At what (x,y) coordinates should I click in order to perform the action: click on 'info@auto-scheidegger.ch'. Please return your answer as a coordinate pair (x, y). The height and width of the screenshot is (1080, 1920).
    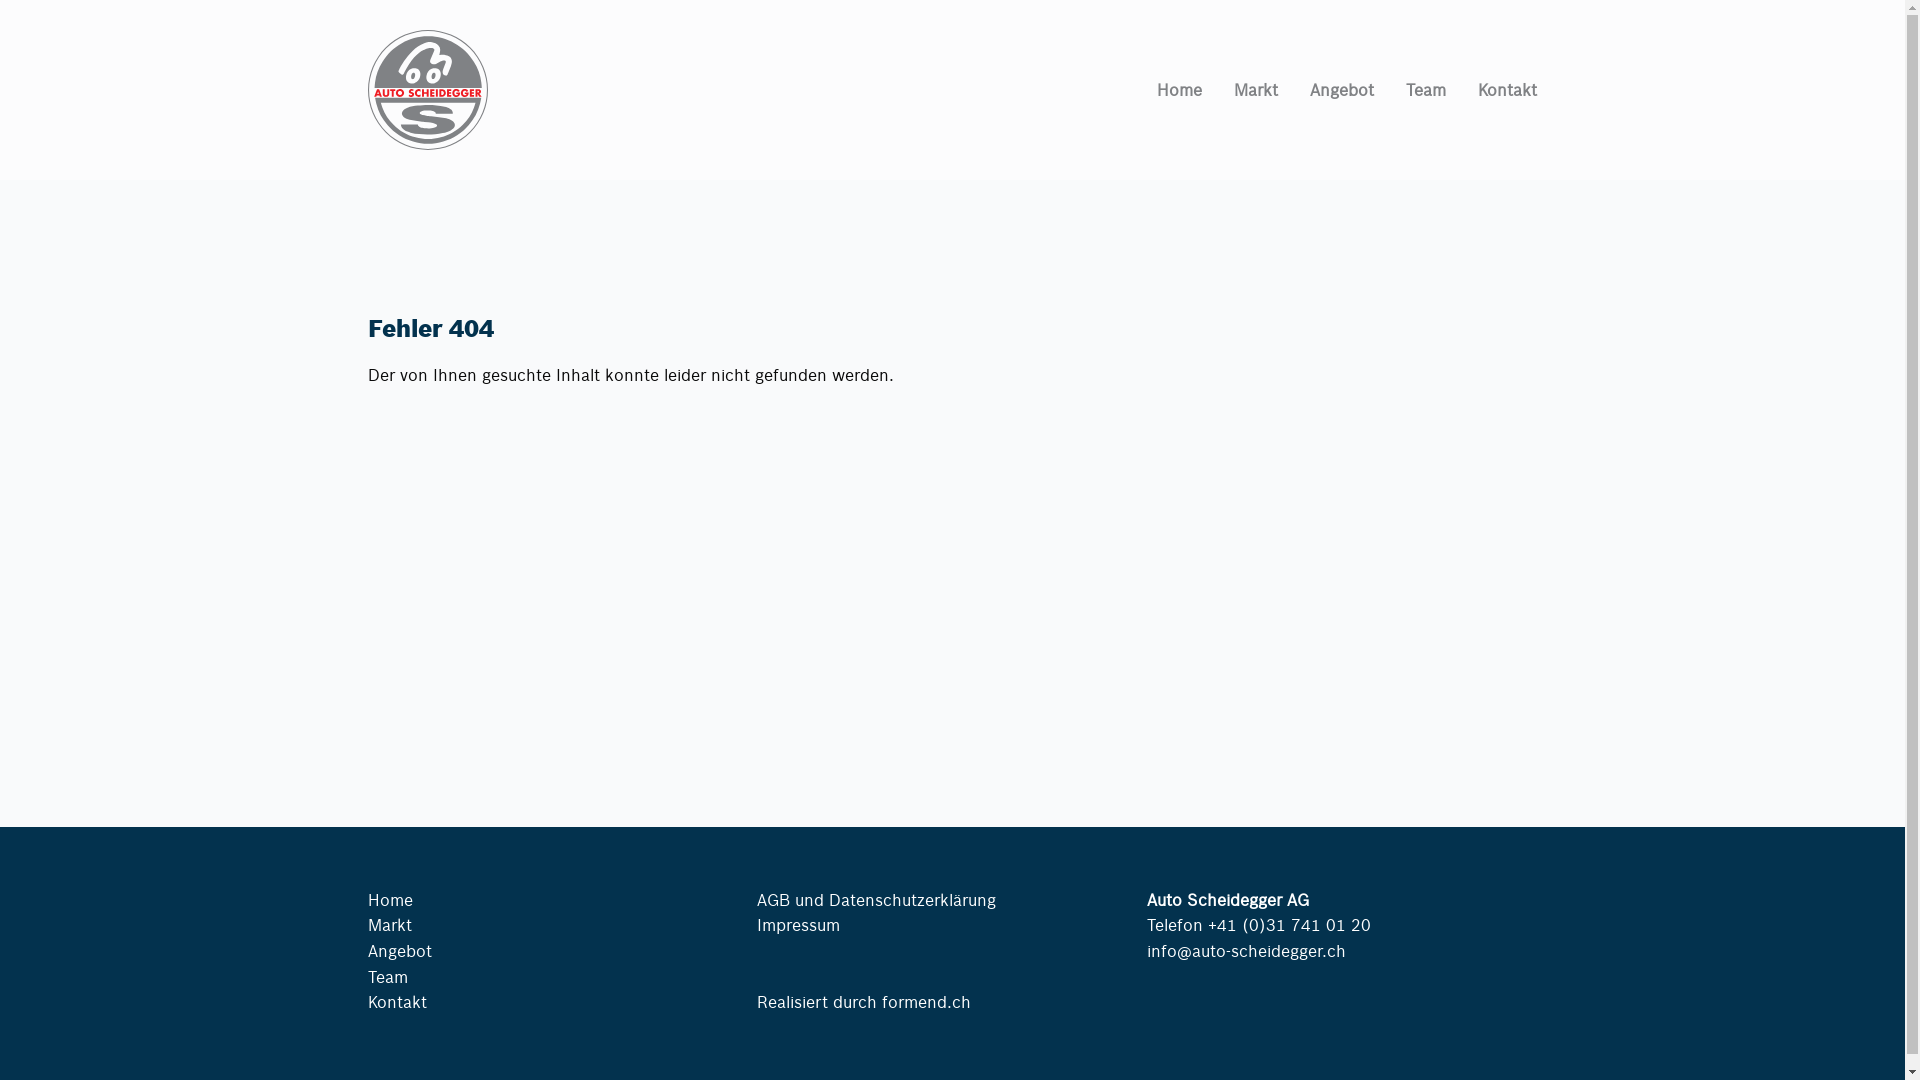
    Looking at the image, I should click on (1245, 949).